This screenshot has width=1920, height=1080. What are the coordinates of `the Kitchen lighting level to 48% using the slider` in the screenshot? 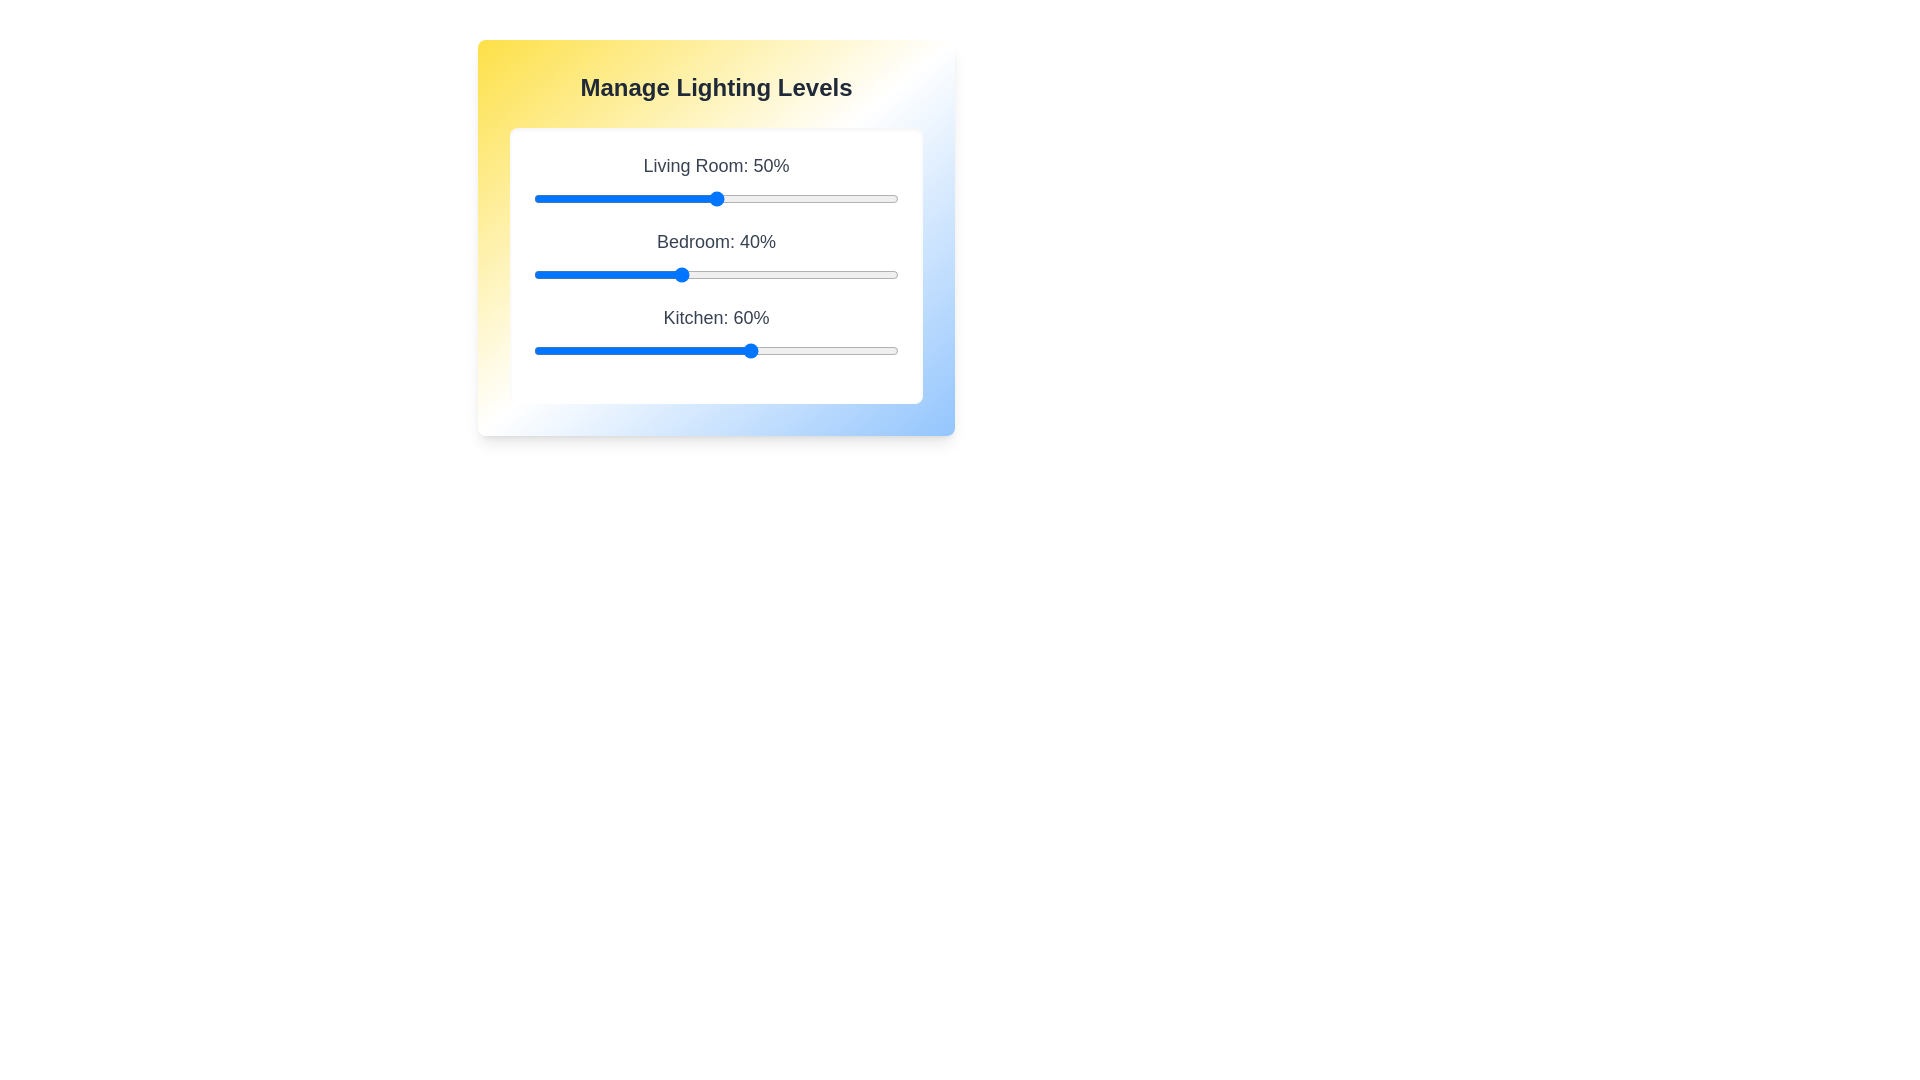 It's located at (709, 350).